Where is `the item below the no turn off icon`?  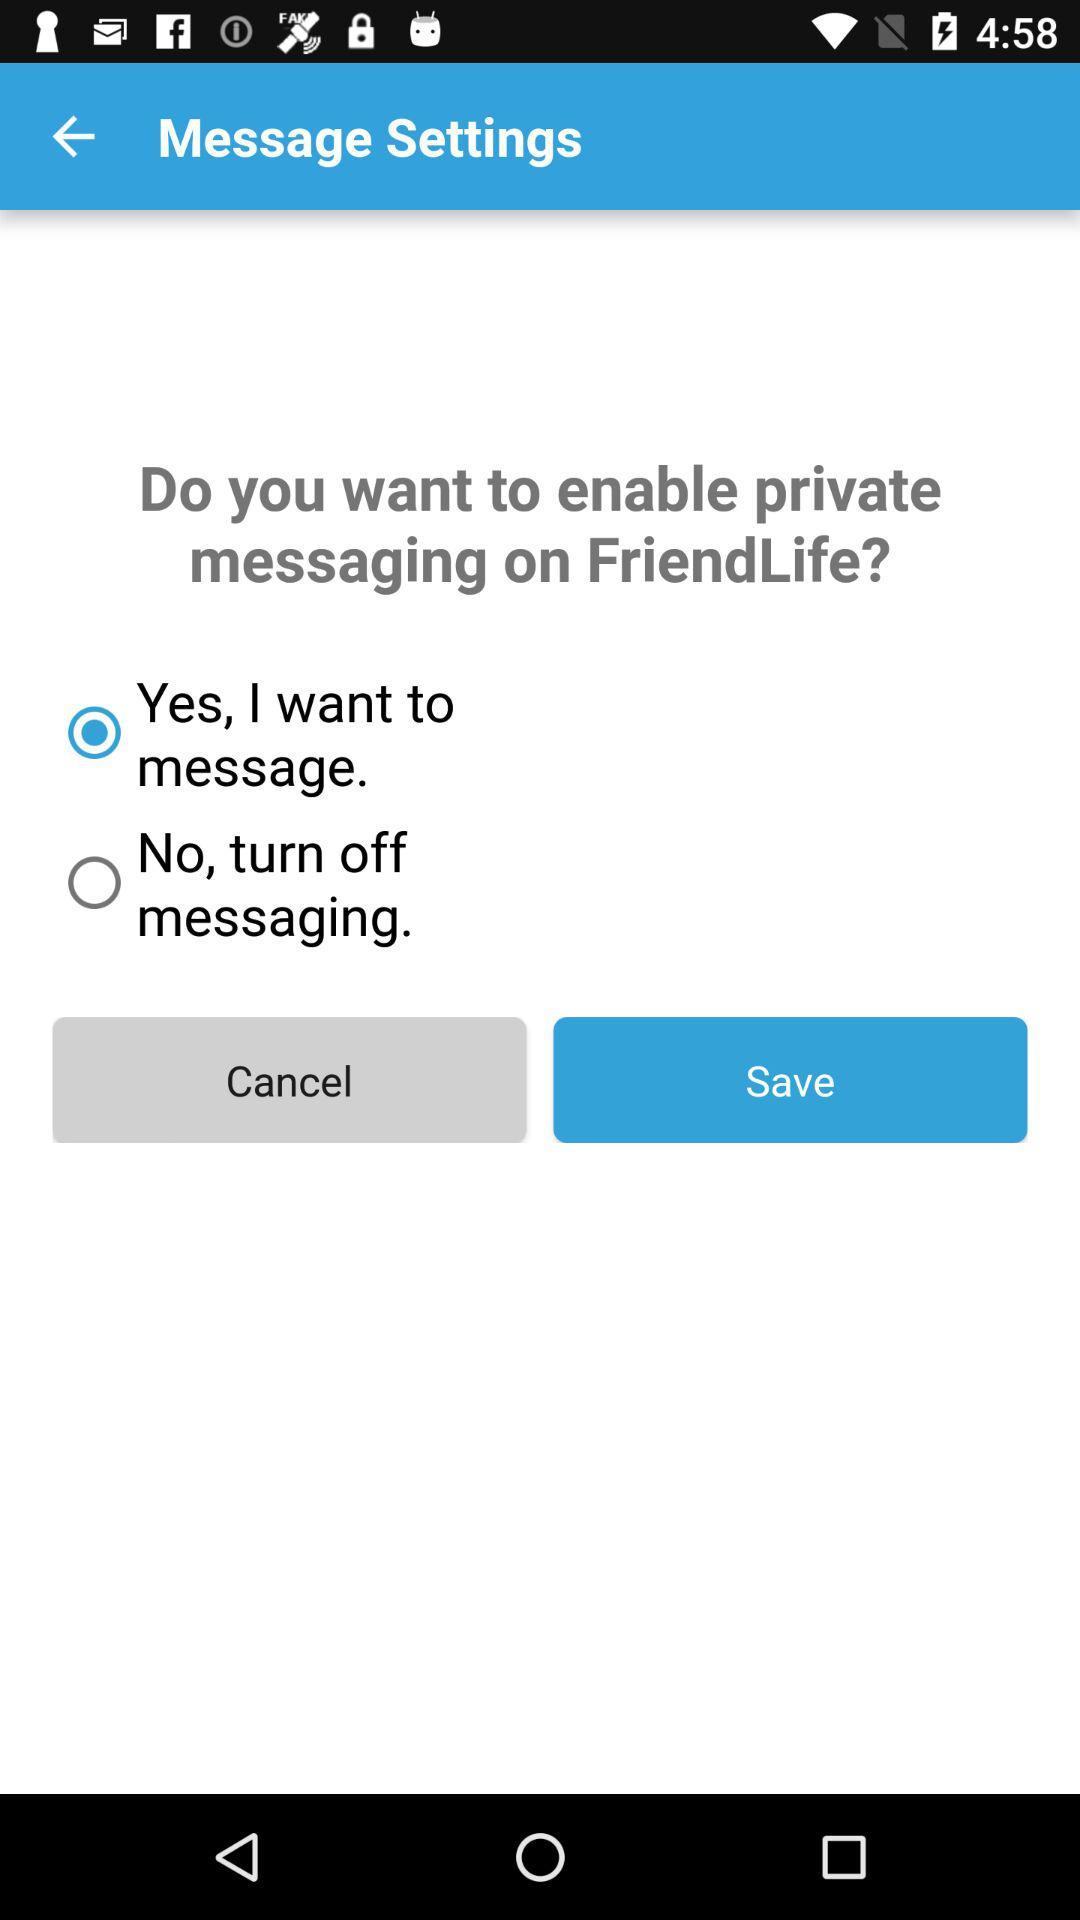
the item below the no turn off icon is located at coordinates (289, 1079).